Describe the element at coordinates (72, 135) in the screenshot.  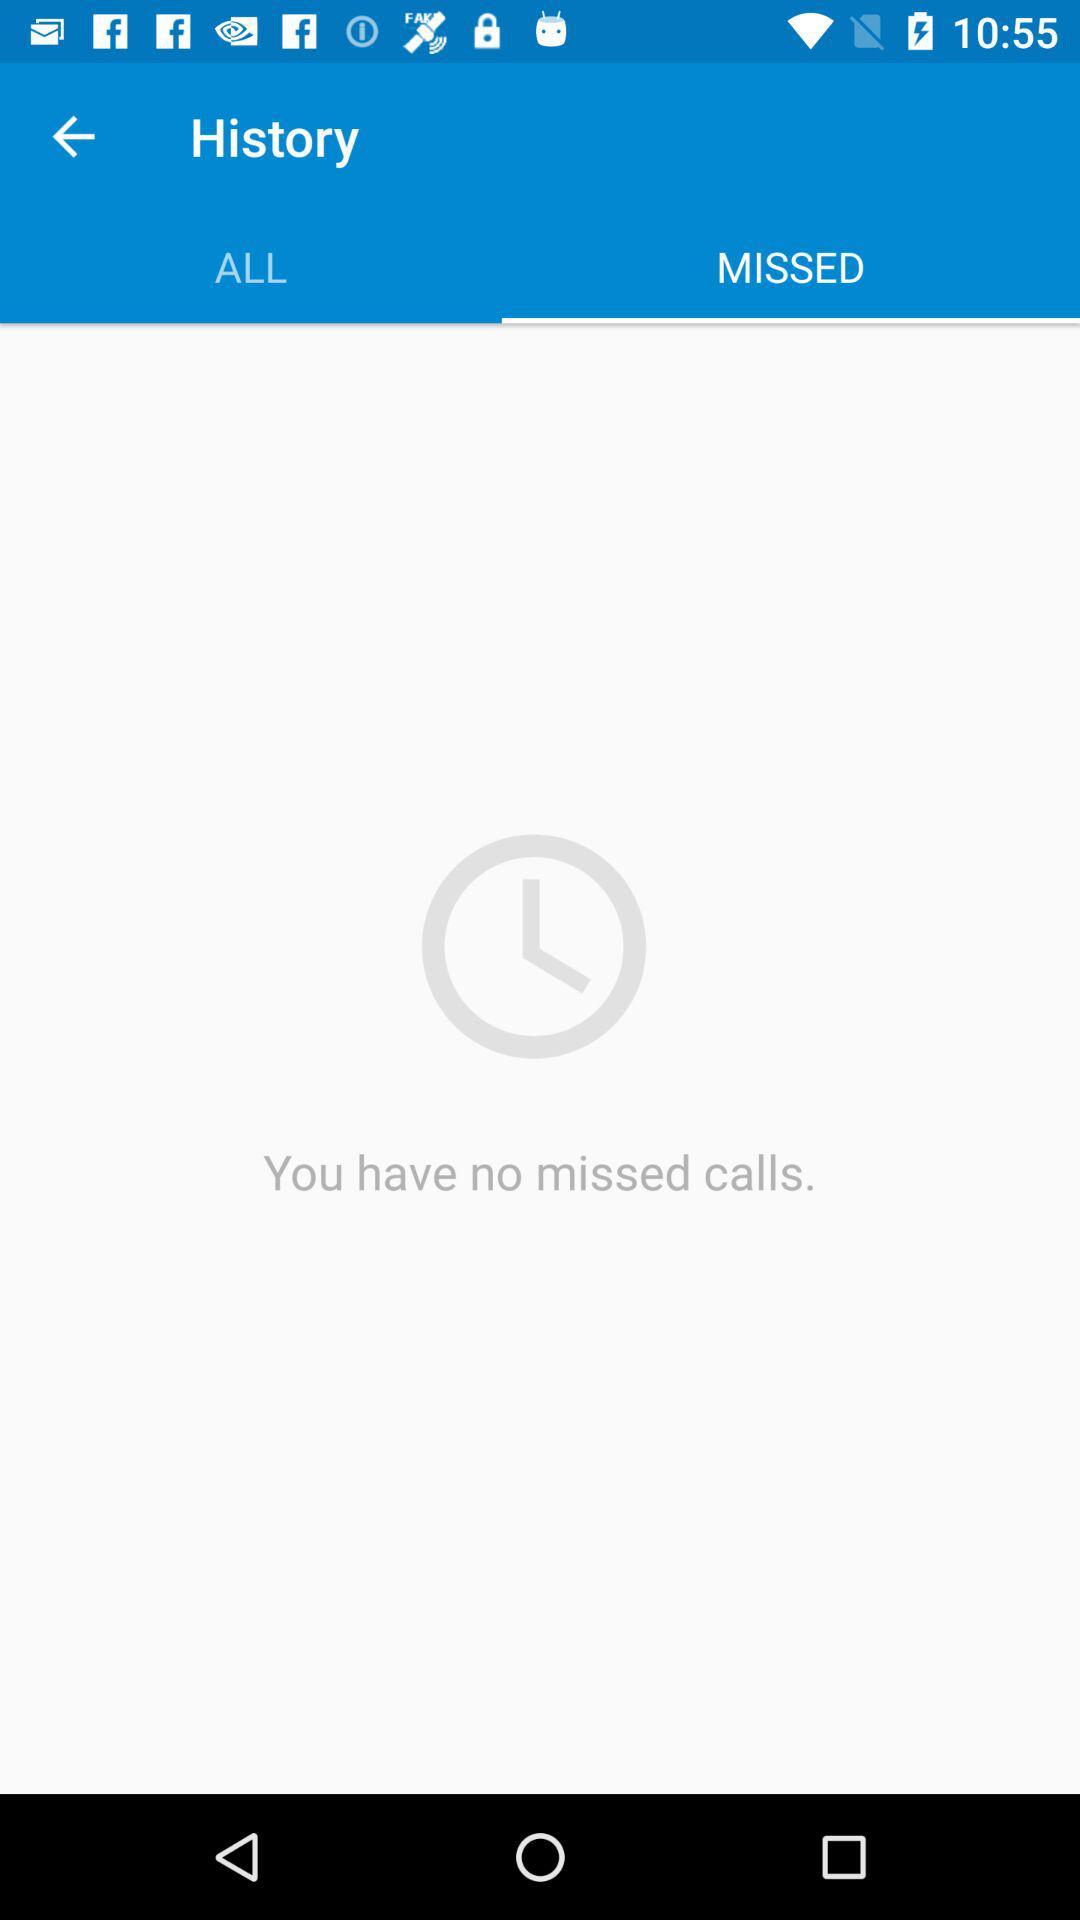
I see `app above all item` at that location.